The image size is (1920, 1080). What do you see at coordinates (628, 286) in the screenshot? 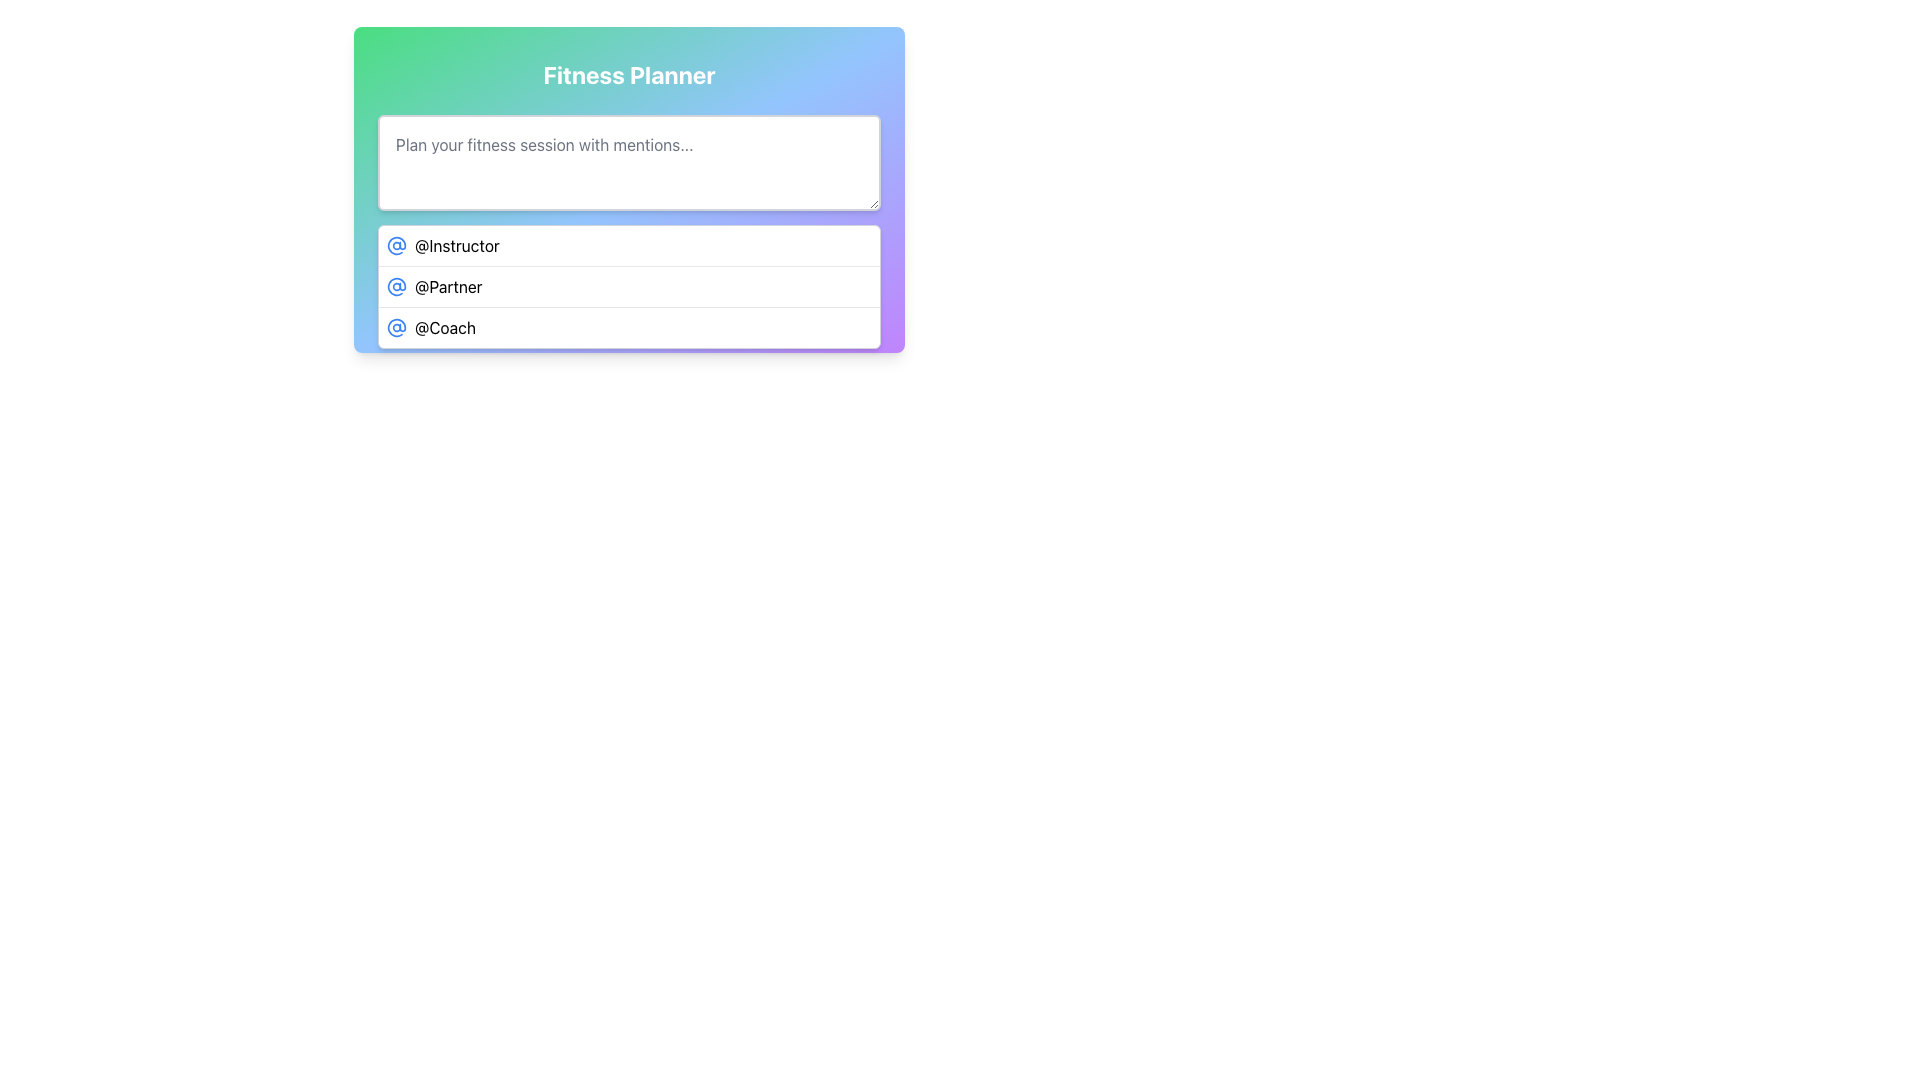
I see `the second item in the dropdown-style menu that allows users to select mentions, specifically '@Partner'` at bounding box center [628, 286].